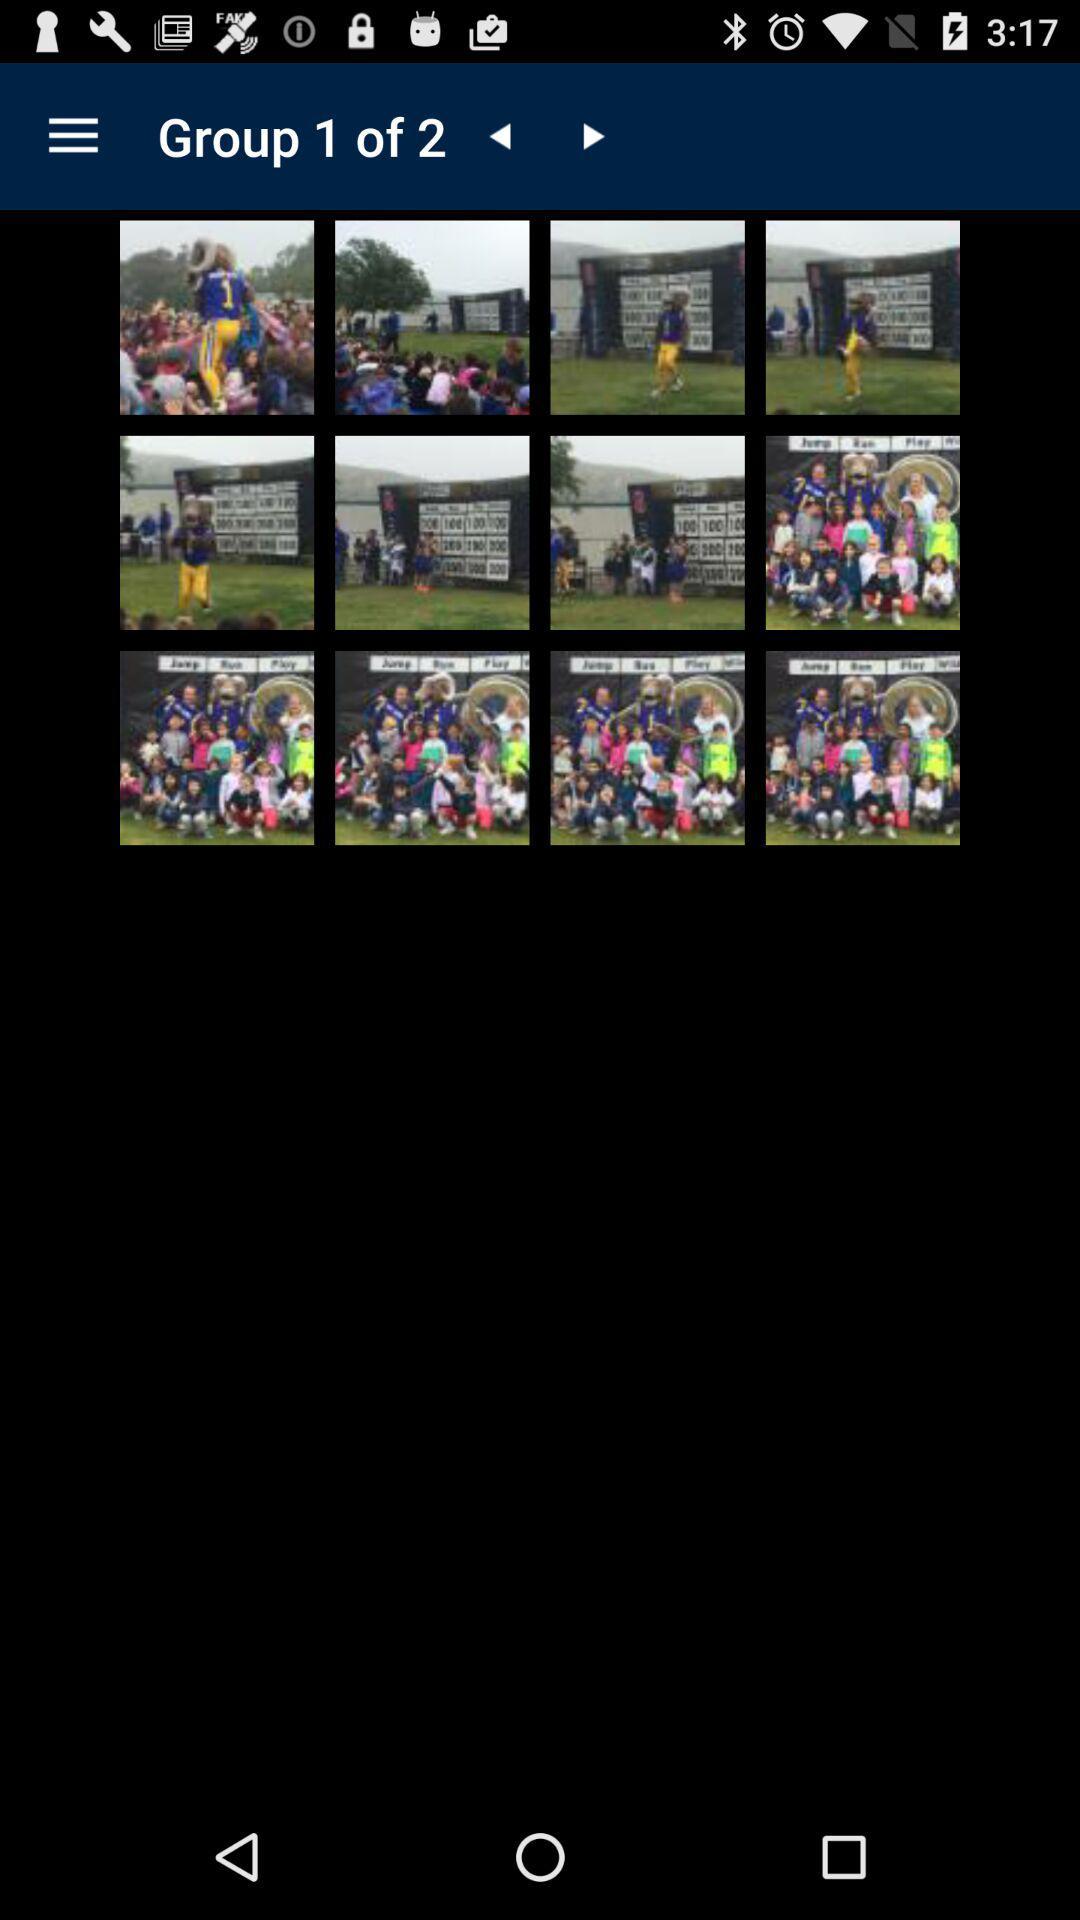 The image size is (1080, 1920). I want to click on los angeles rams, so click(431, 747).